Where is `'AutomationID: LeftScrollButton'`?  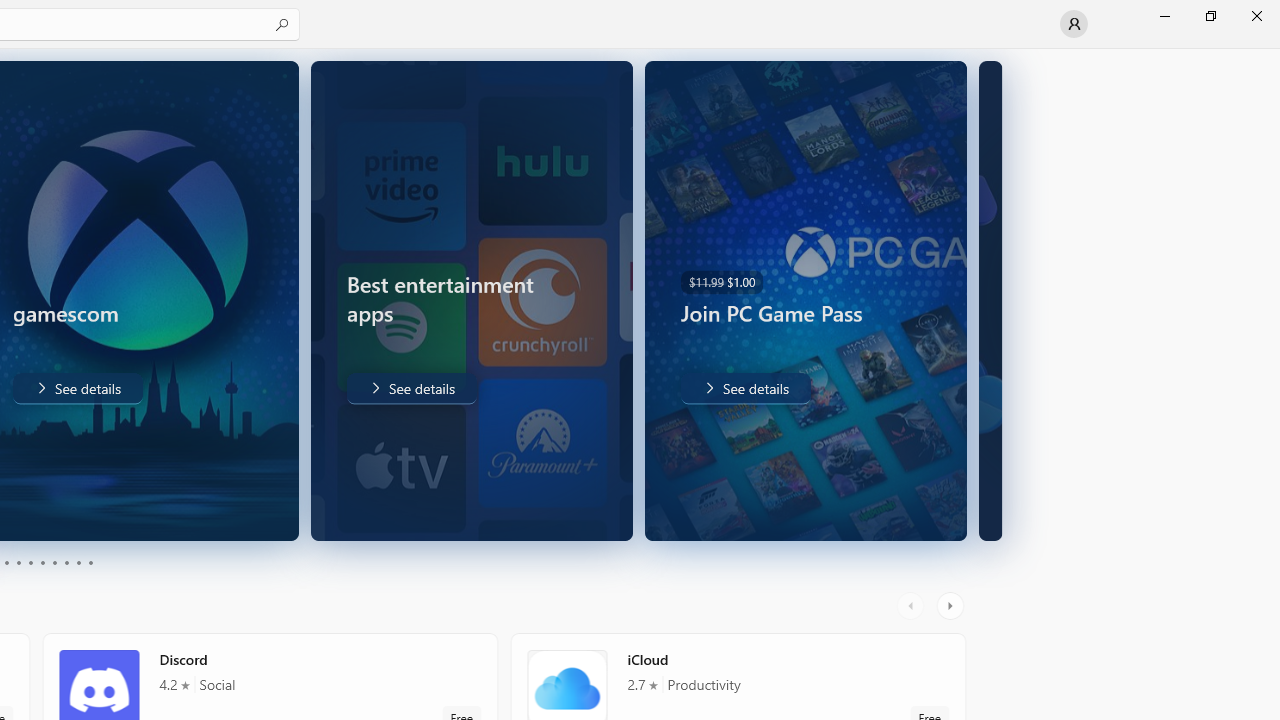
'AutomationID: LeftScrollButton' is located at coordinates (912, 605).